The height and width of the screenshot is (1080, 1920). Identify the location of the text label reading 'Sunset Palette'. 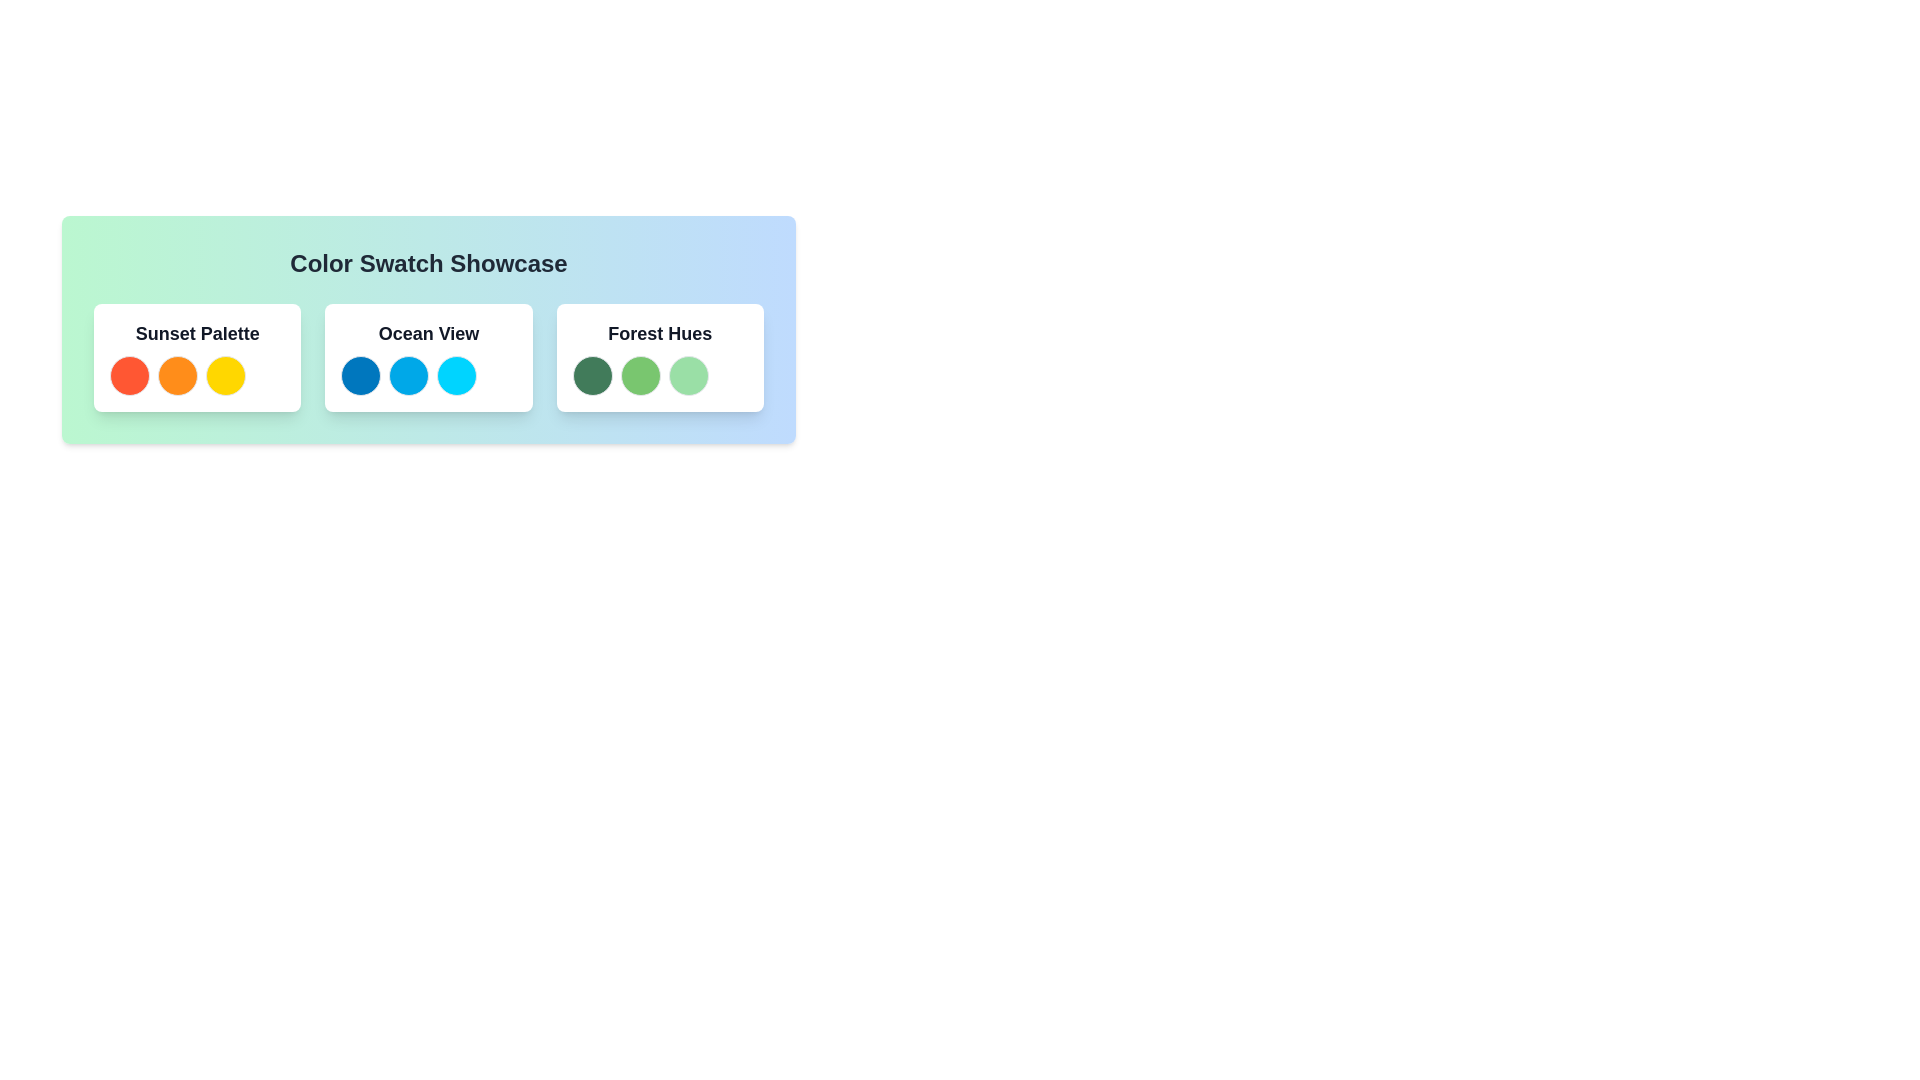
(197, 333).